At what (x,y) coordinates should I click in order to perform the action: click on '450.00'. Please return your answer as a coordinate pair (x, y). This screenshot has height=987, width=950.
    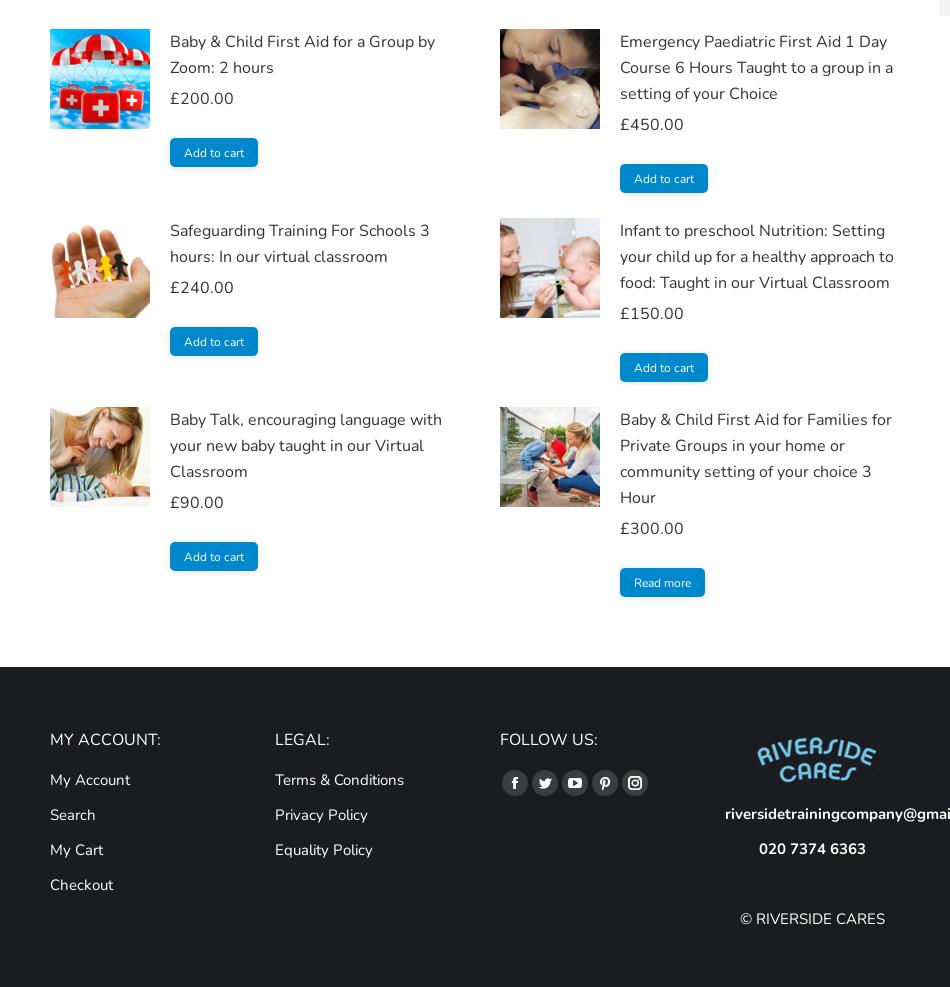
    Looking at the image, I should click on (657, 124).